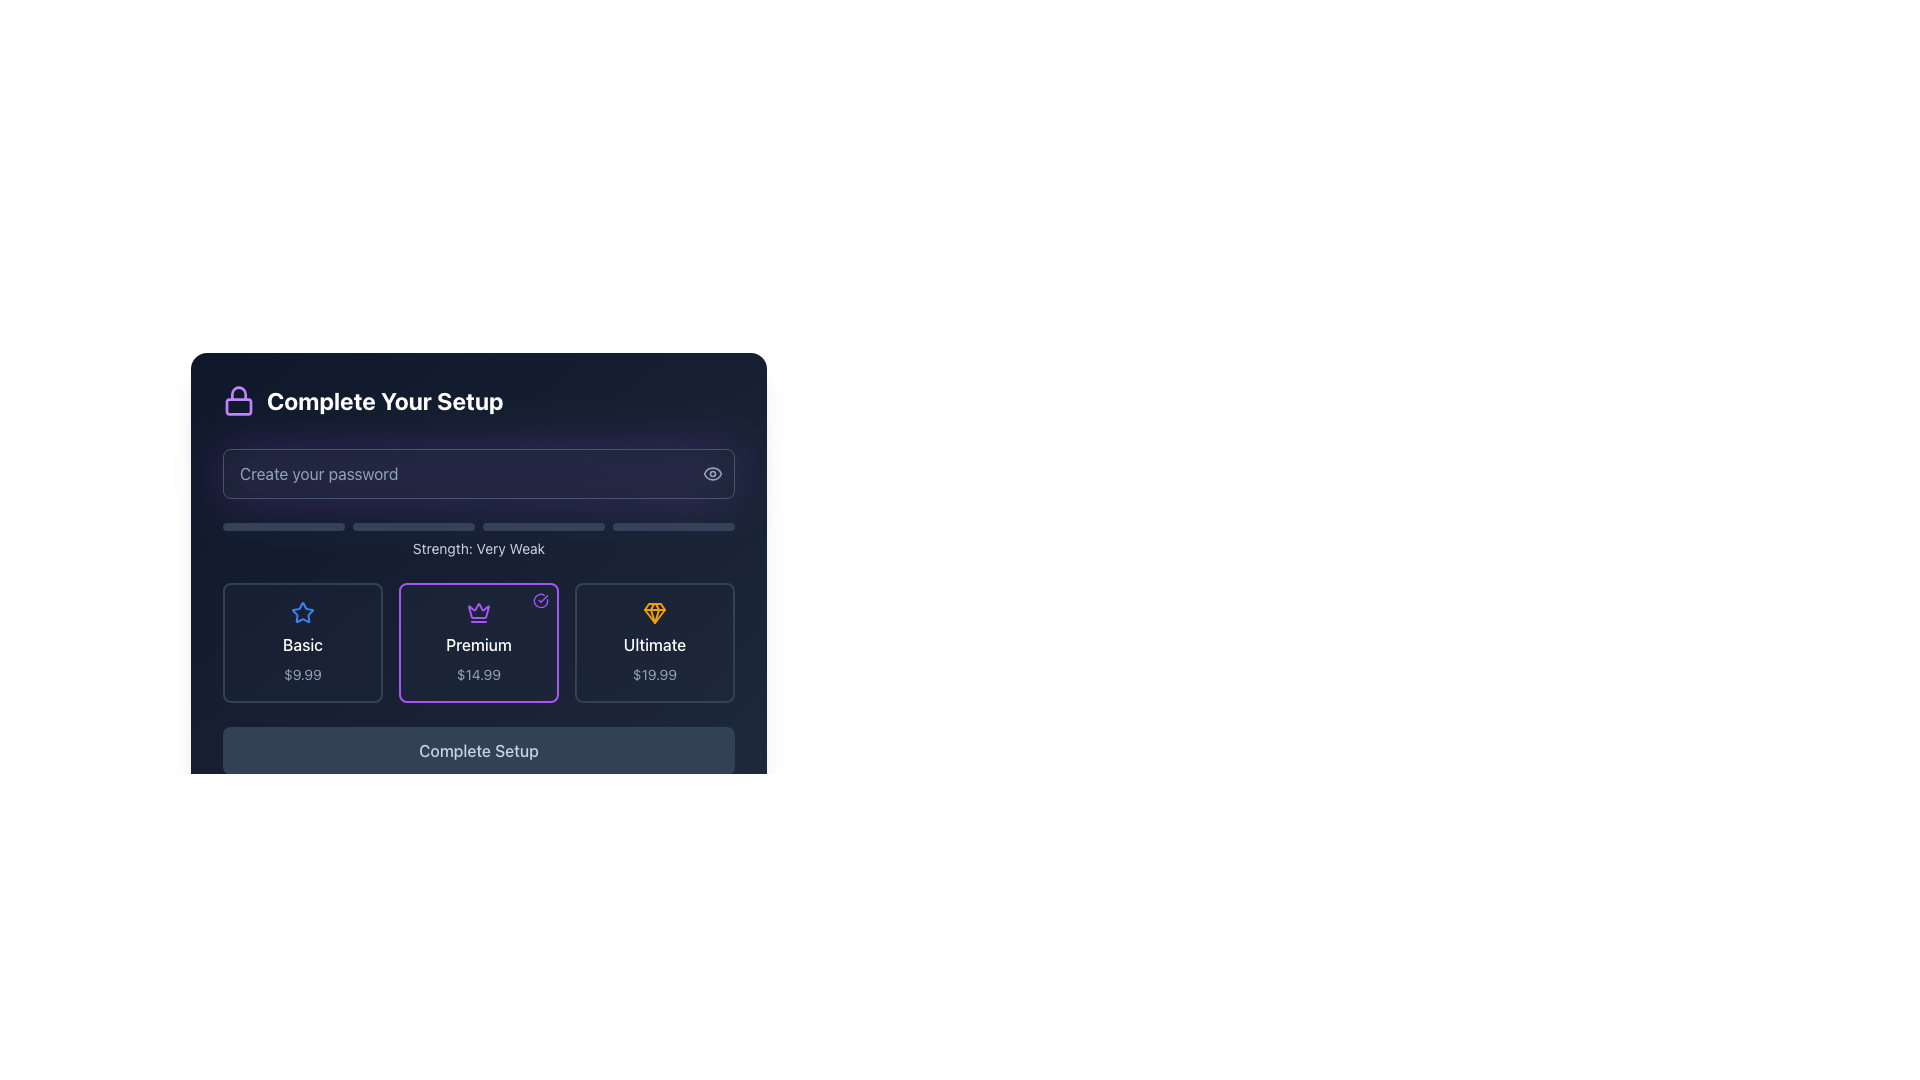 The width and height of the screenshot is (1920, 1080). I want to click on the text label displaying the price '$14.99' located at the bottom of the 'Premium' subscription option box, centered horizontally within the card, so click(478, 675).